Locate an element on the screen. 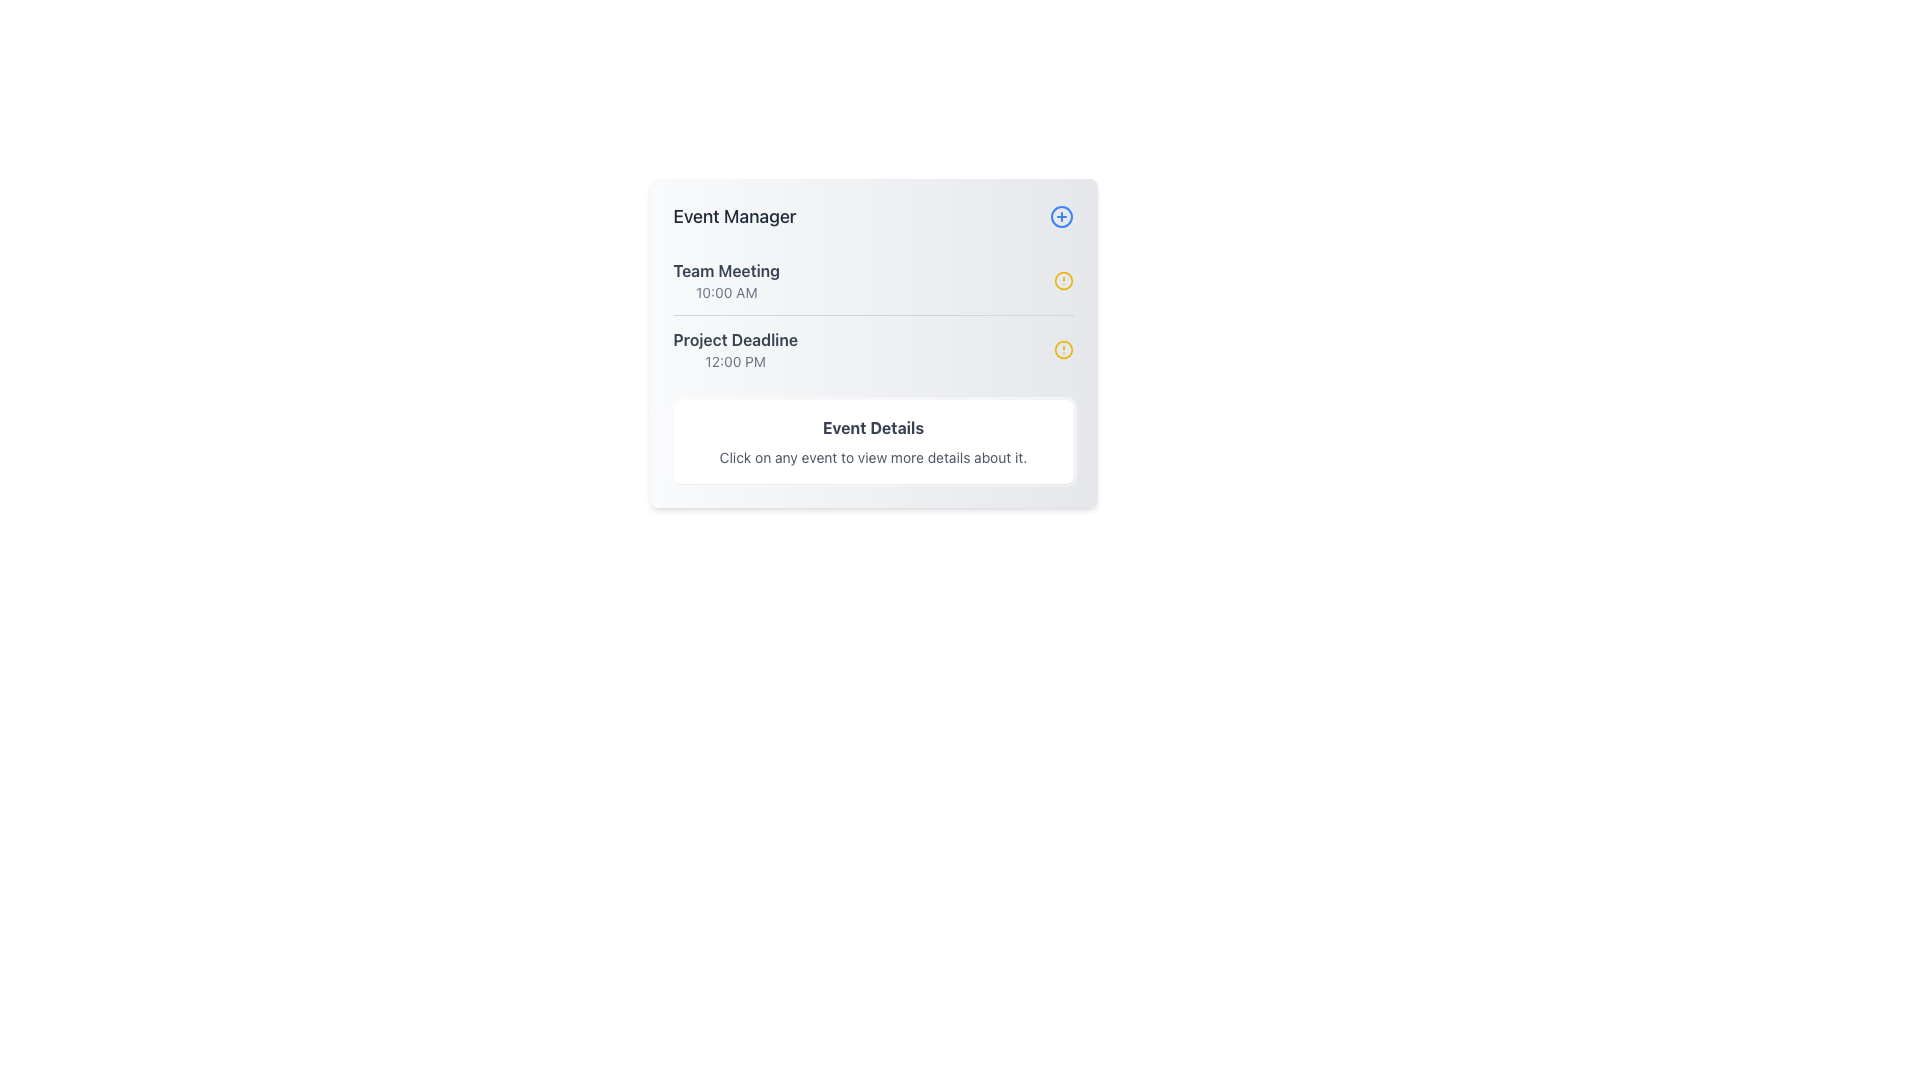 This screenshot has width=1920, height=1080. the Event Item located in the first row of the 'Event Manager' list, which displays the title and time of the event is located at coordinates (873, 281).